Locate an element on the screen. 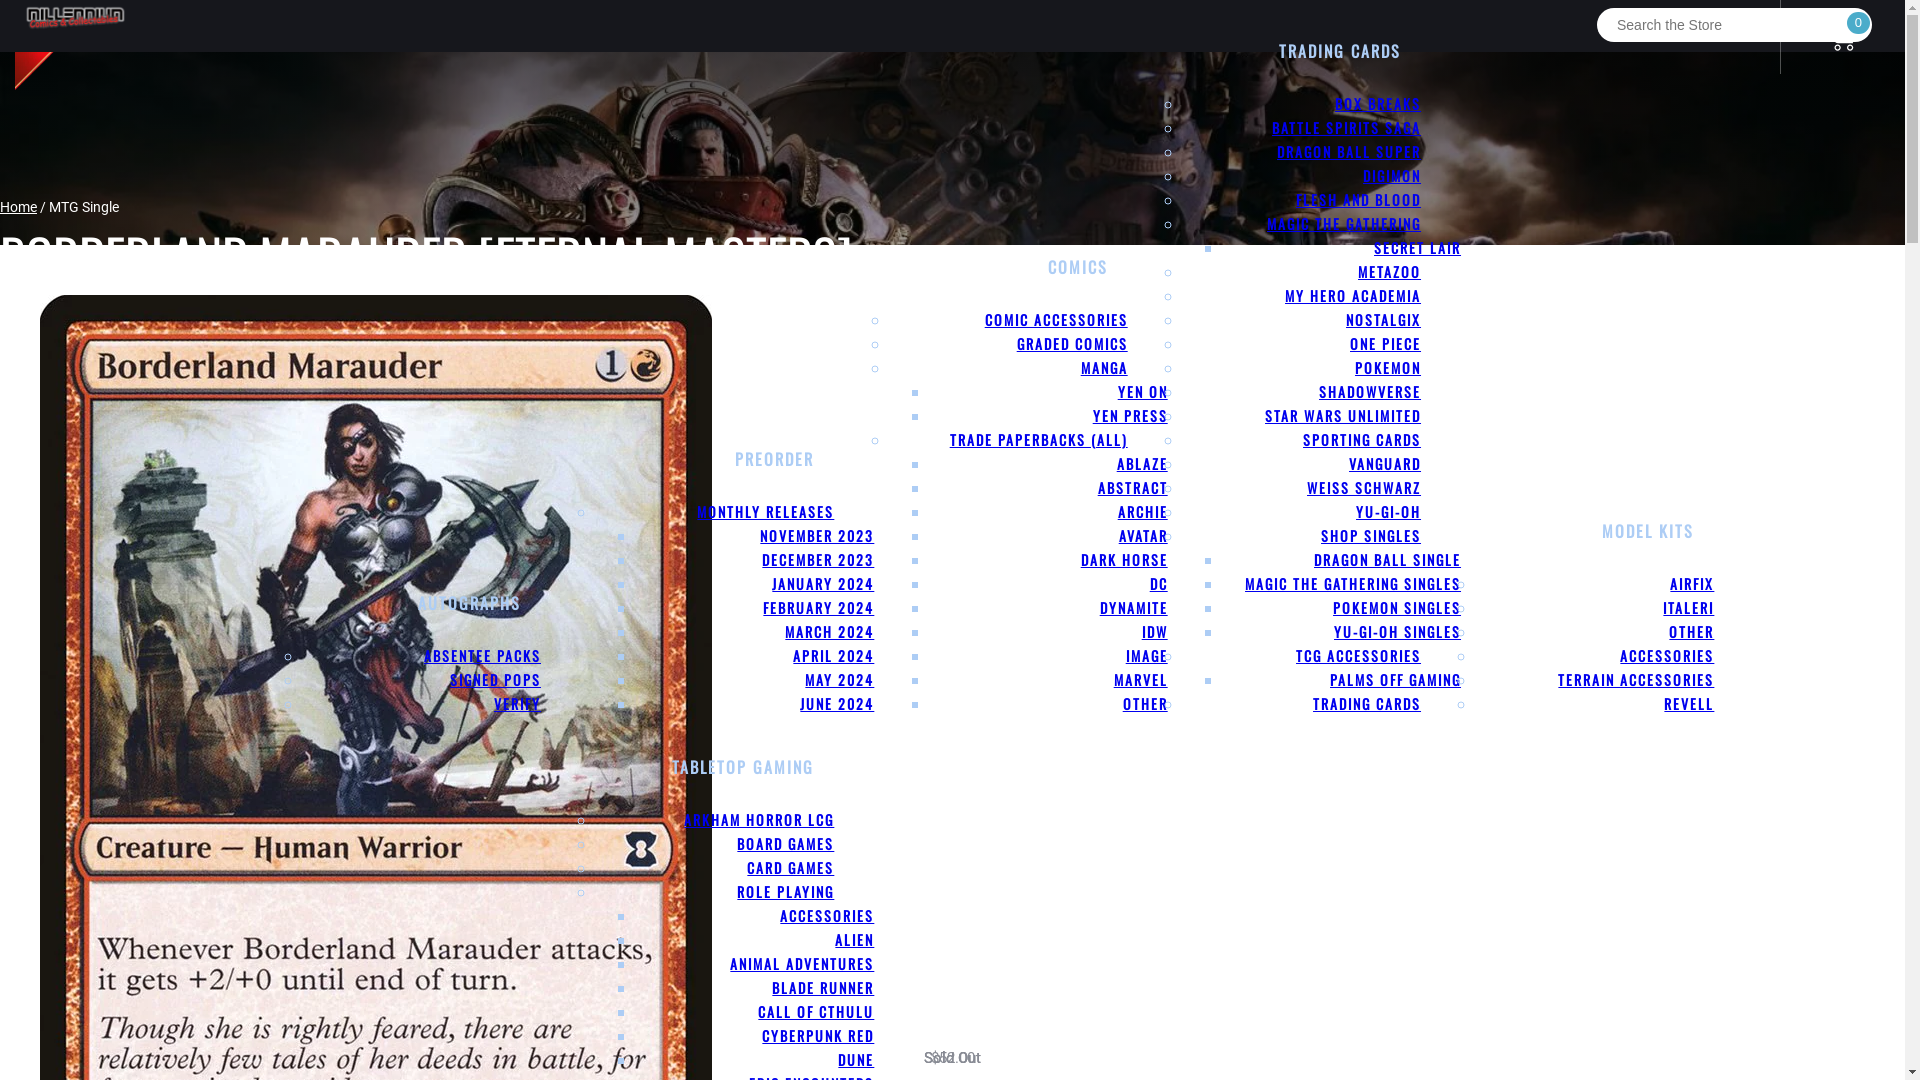 The image size is (1920, 1080). 'CALL OF CTHULU' is located at coordinates (816, 1011).